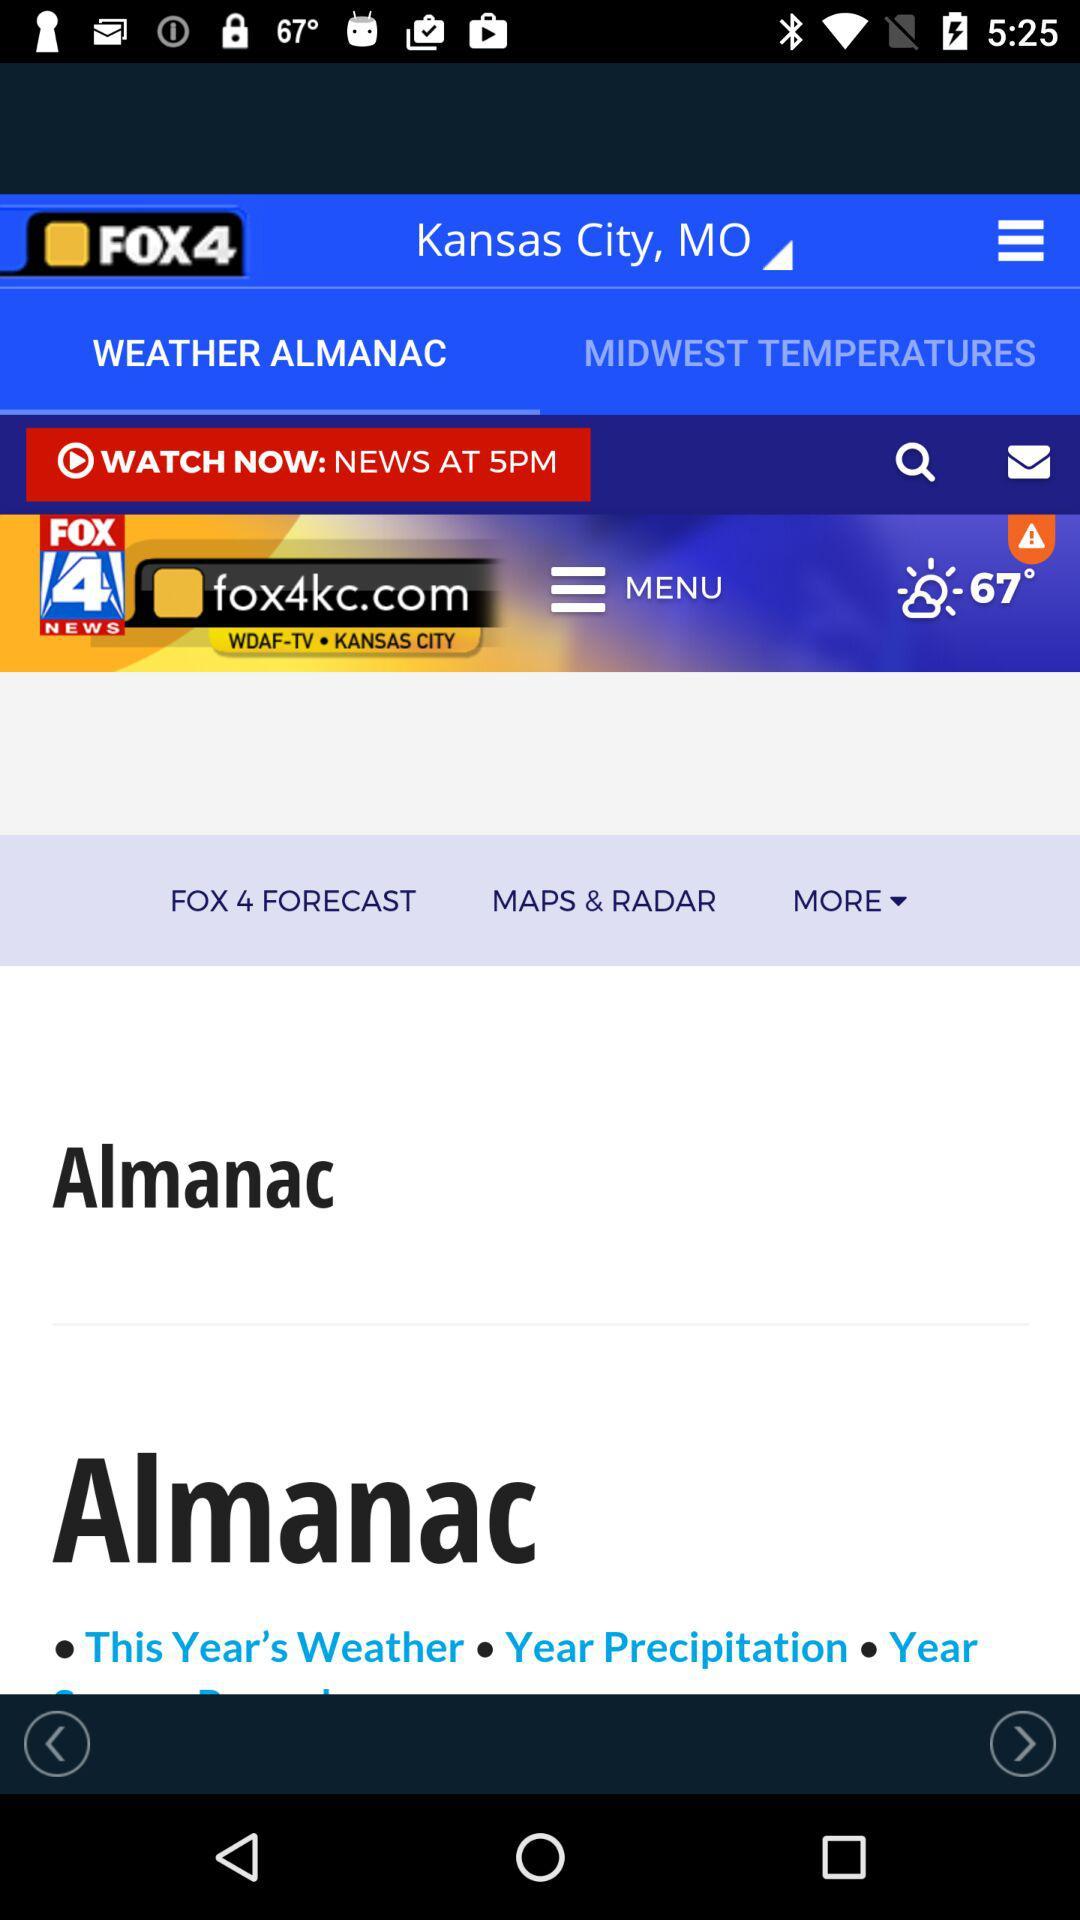  What do you see at coordinates (1022, 1742) in the screenshot?
I see `nextpage` at bounding box center [1022, 1742].